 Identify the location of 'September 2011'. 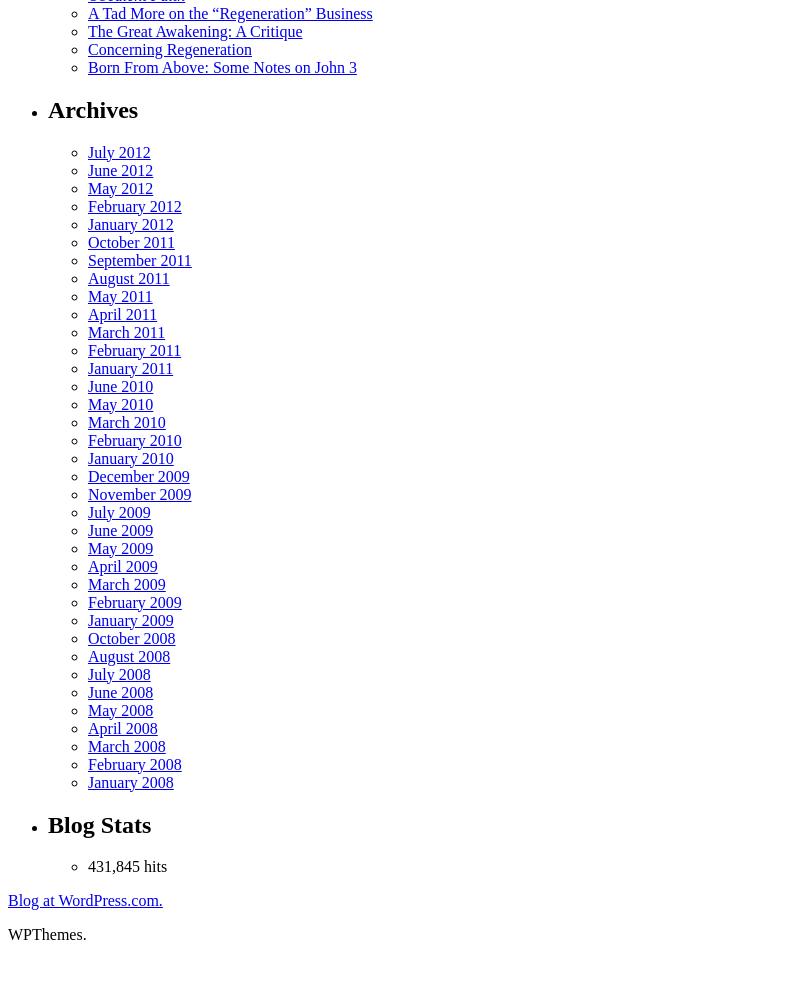
(139, 258).